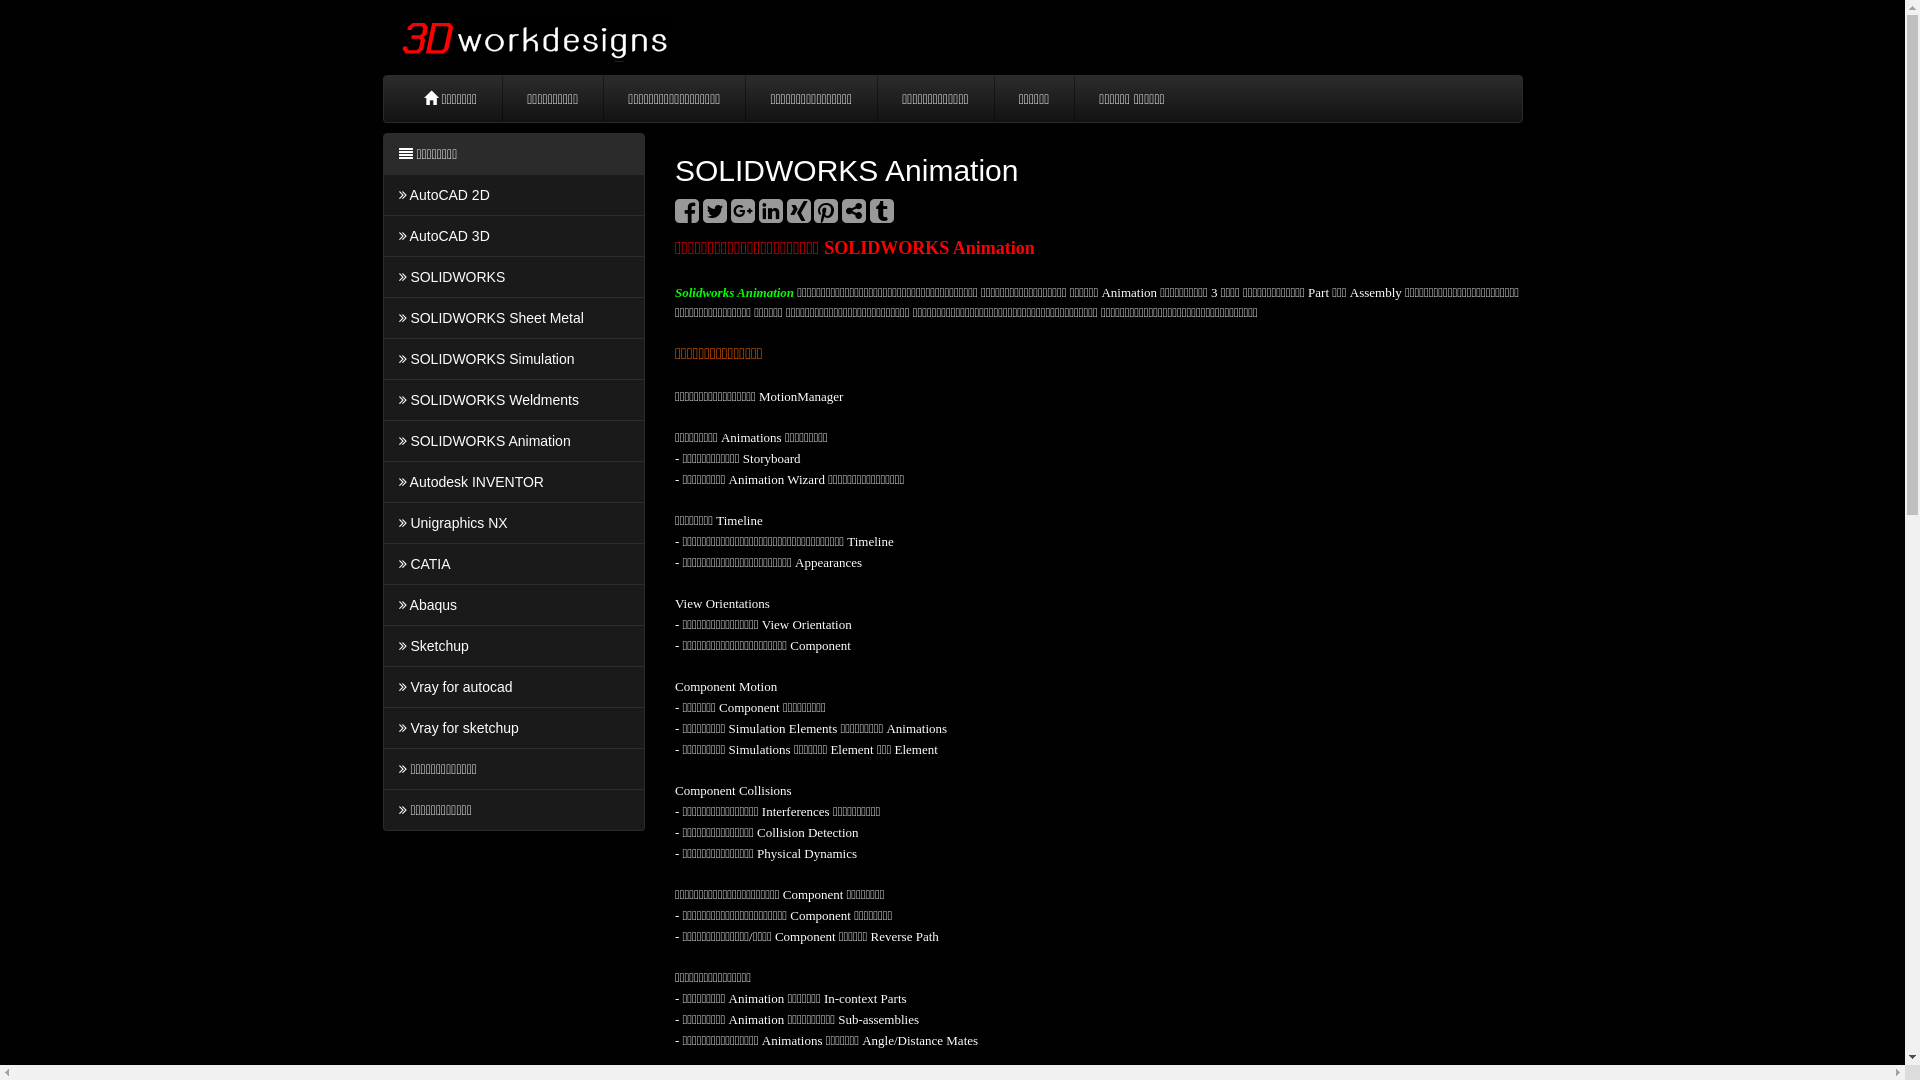  I want to click on 'Autodesk INVENTOR', so click(513, 482).